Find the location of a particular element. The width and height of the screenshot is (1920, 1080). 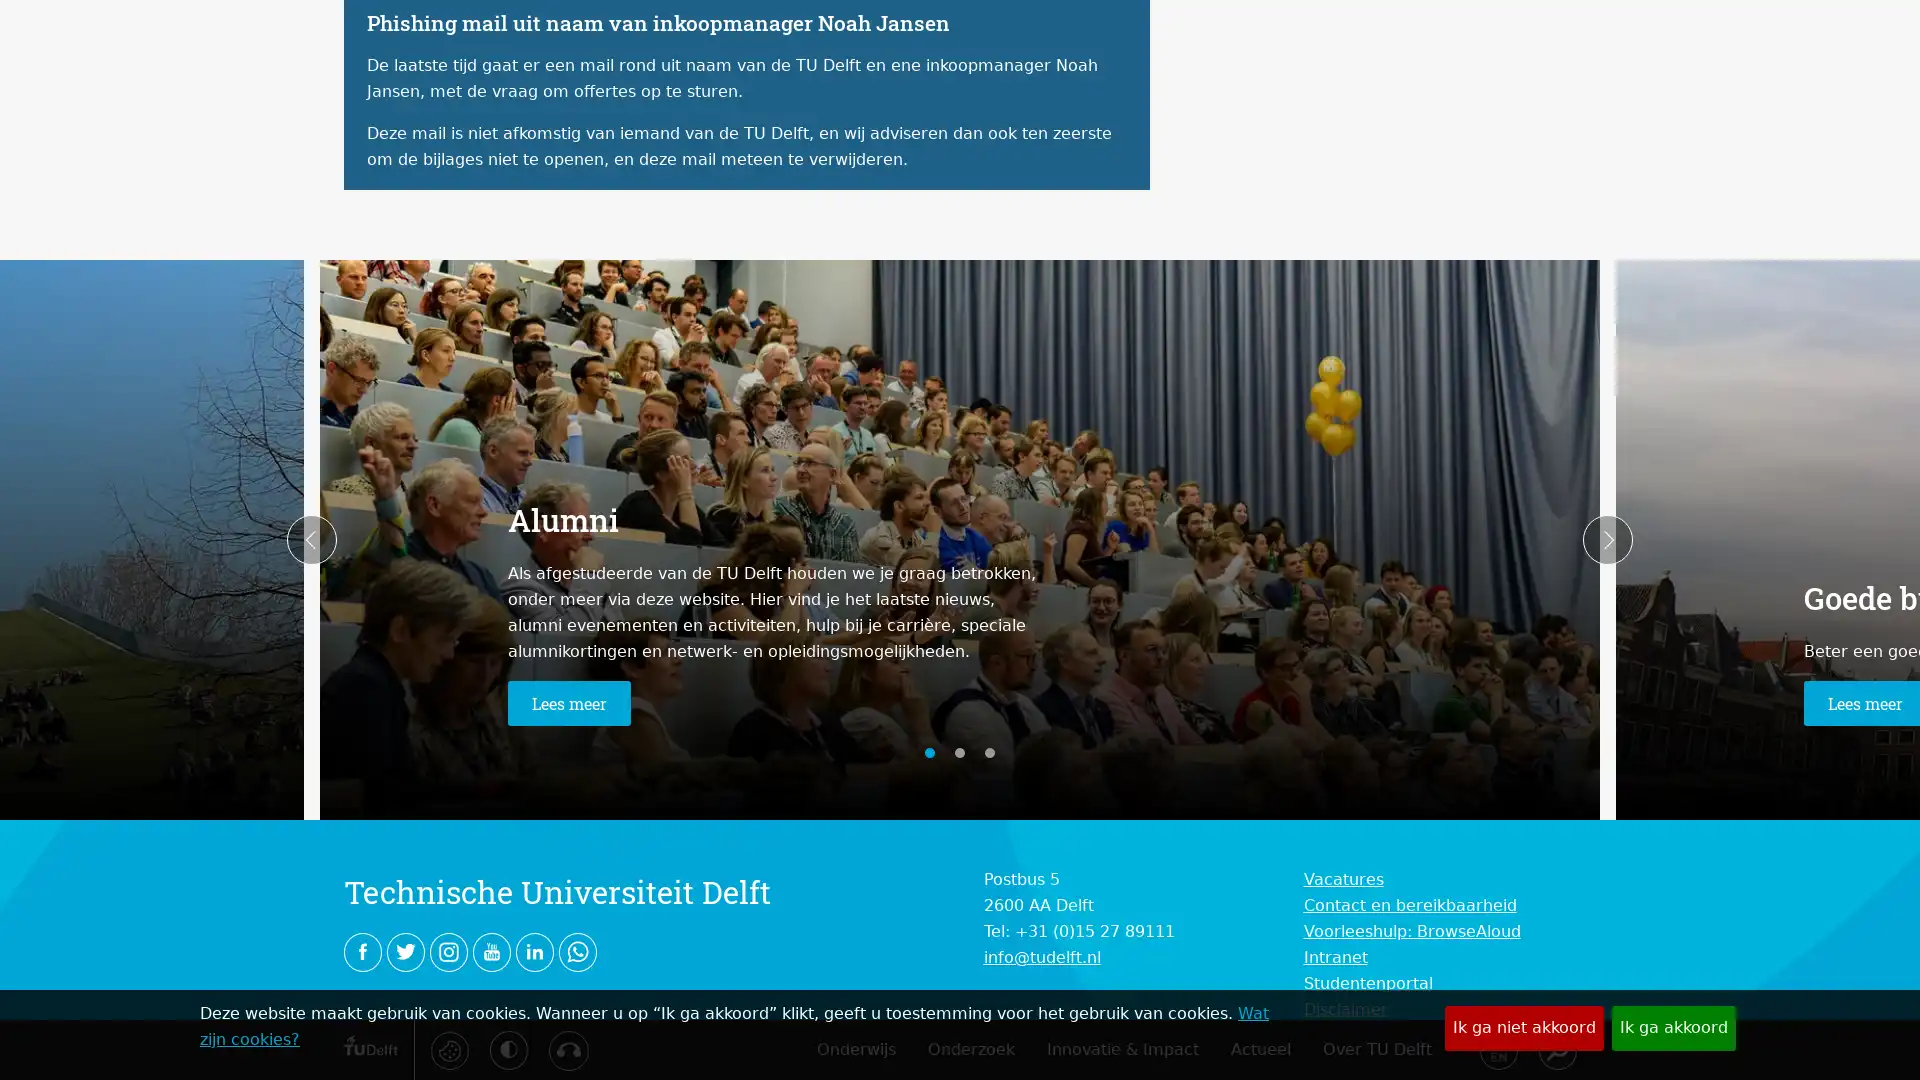

Luister met de ReachDeck-werkbalk is located at coordinates (566, 1049).